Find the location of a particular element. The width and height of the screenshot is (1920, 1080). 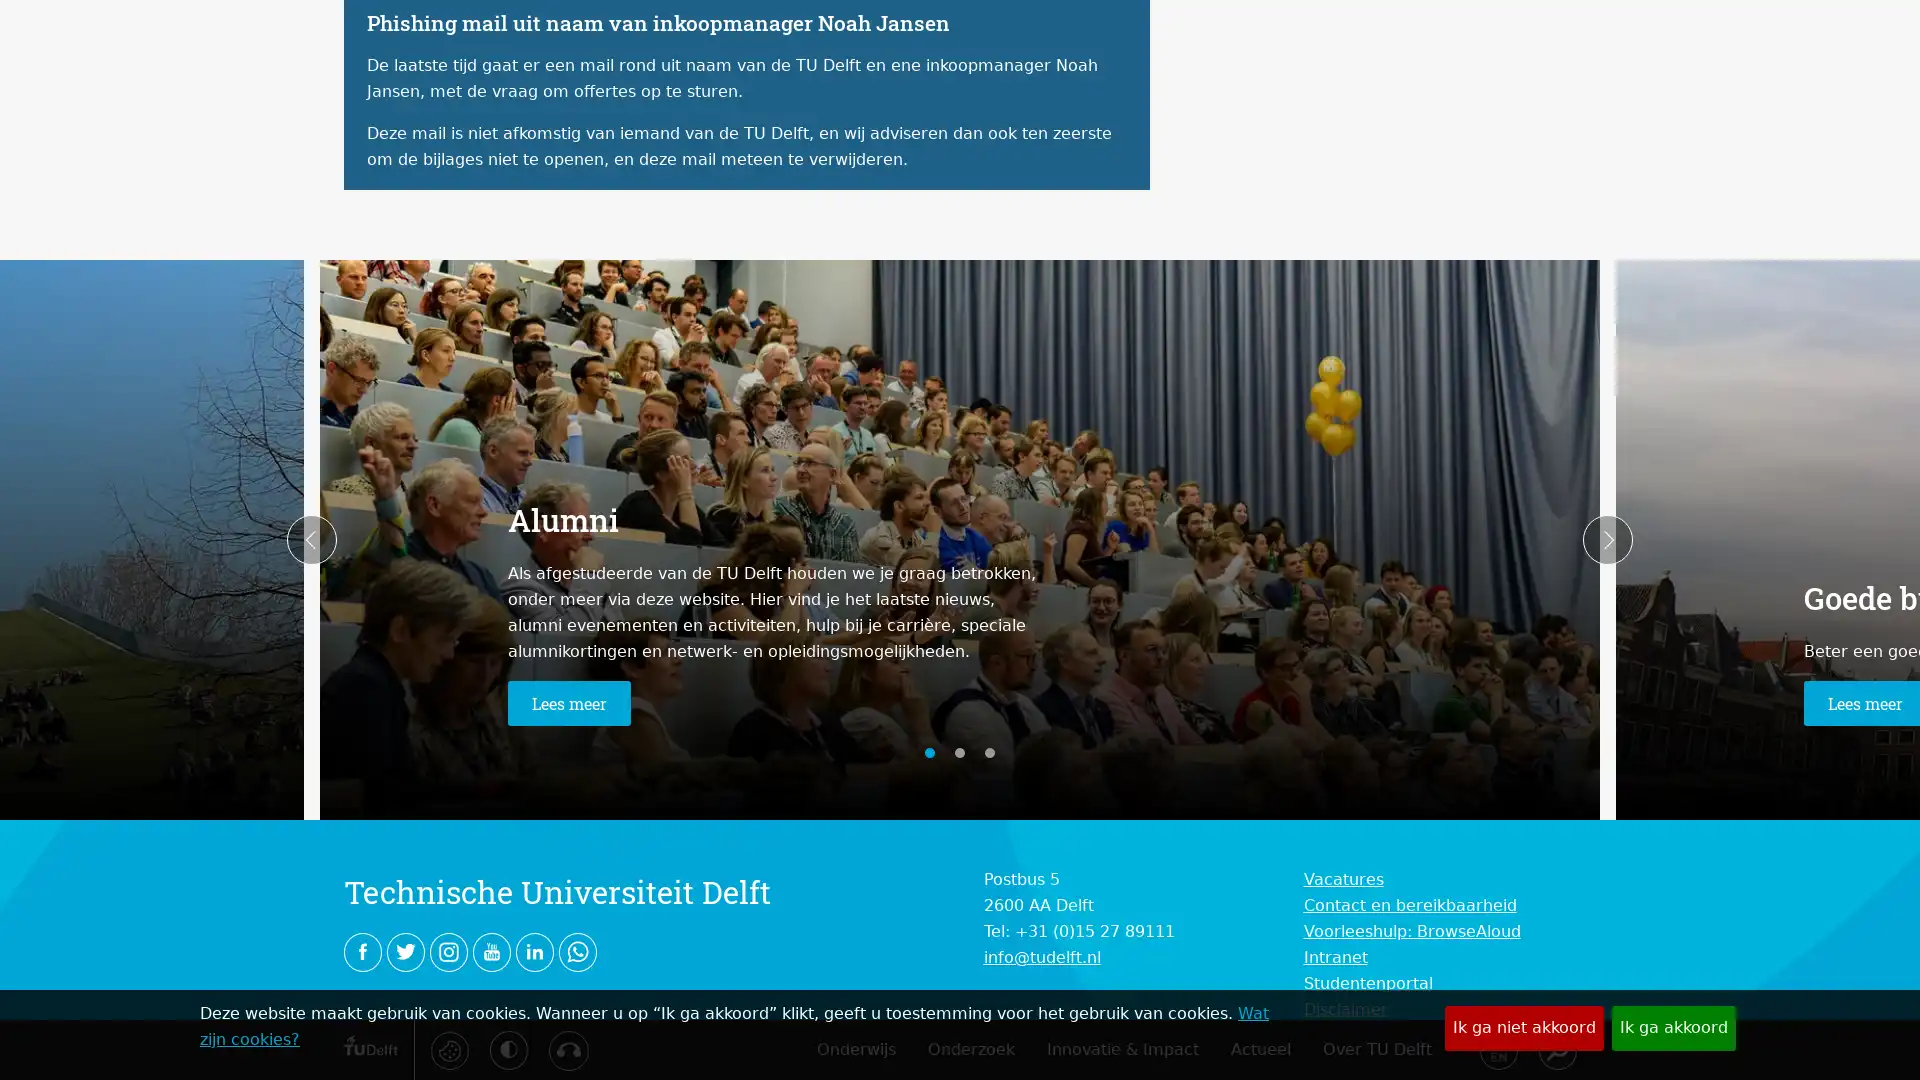

Luister met de ReachDeck-werkbalk is located at coordinates (566, 1049).